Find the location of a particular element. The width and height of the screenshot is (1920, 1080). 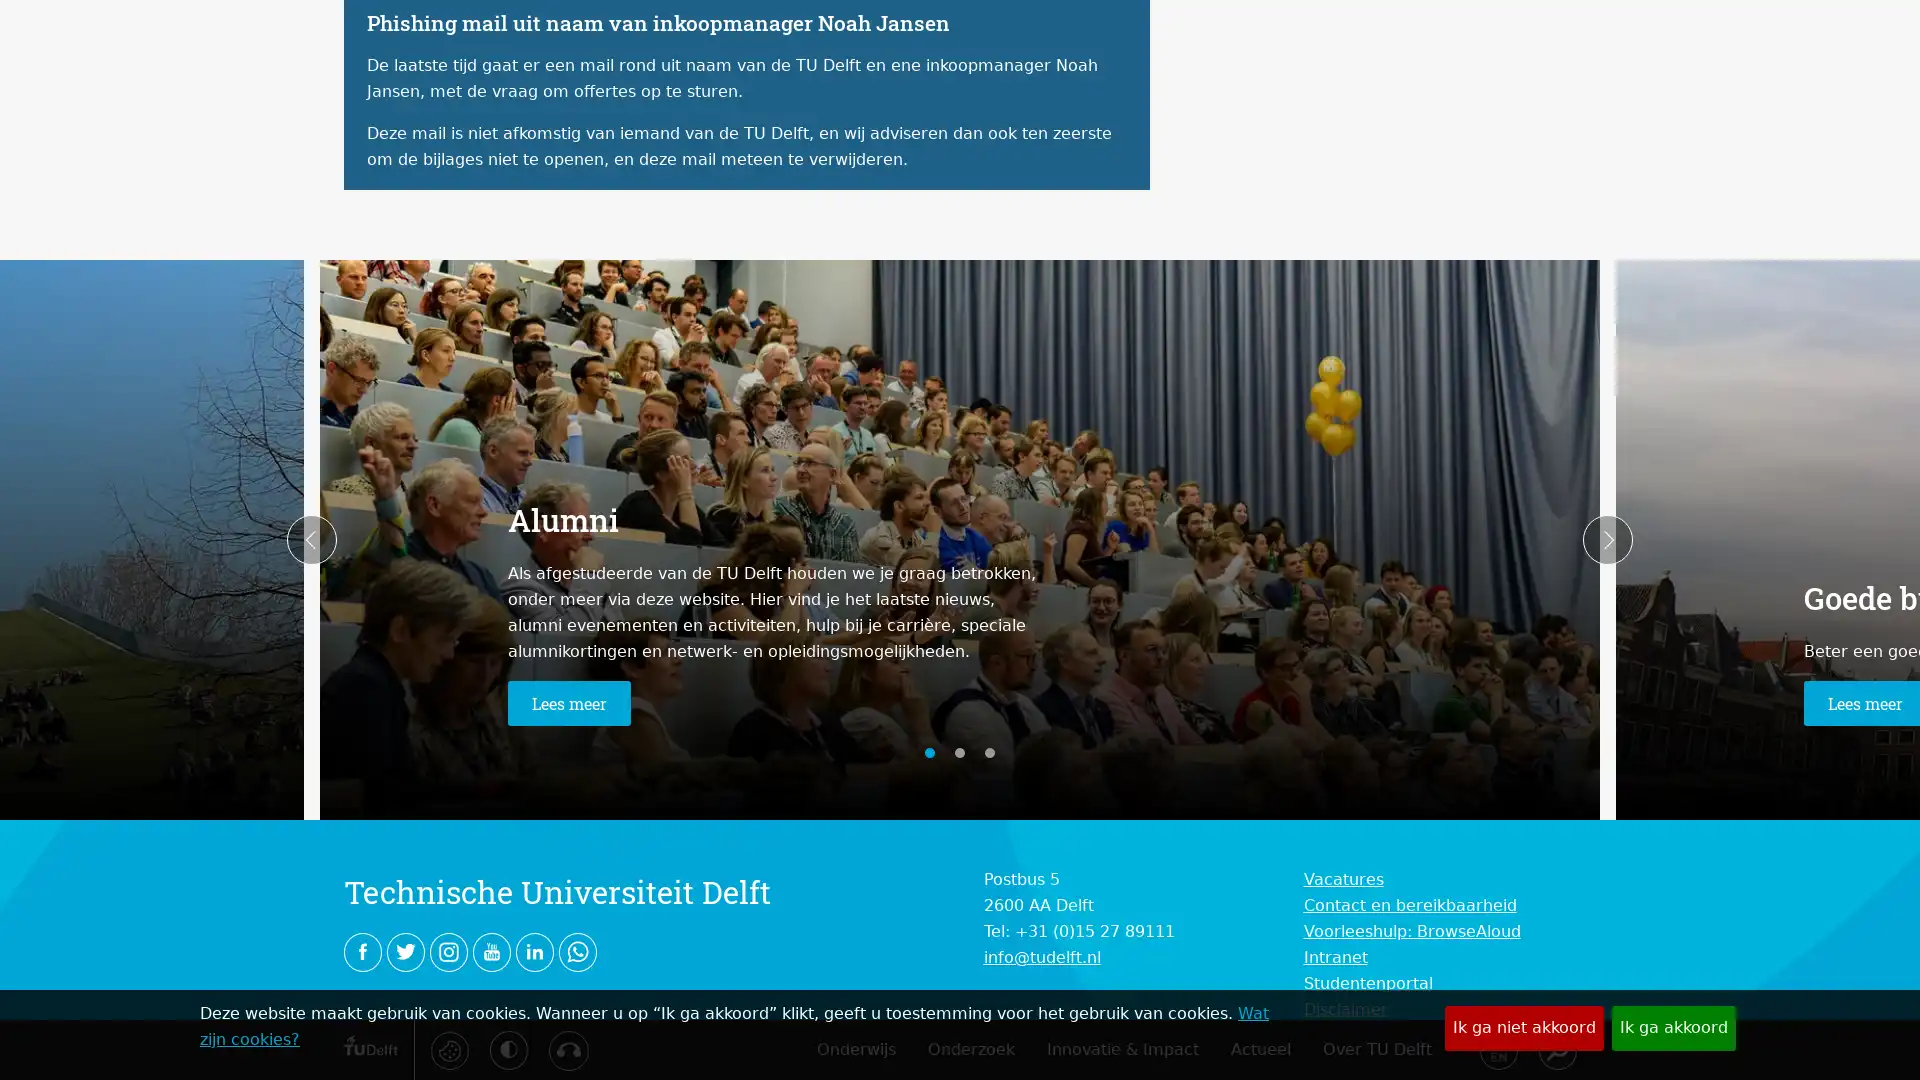

Luister met de ReachDeck-werkbalk is located at coordinates (566, 1049).